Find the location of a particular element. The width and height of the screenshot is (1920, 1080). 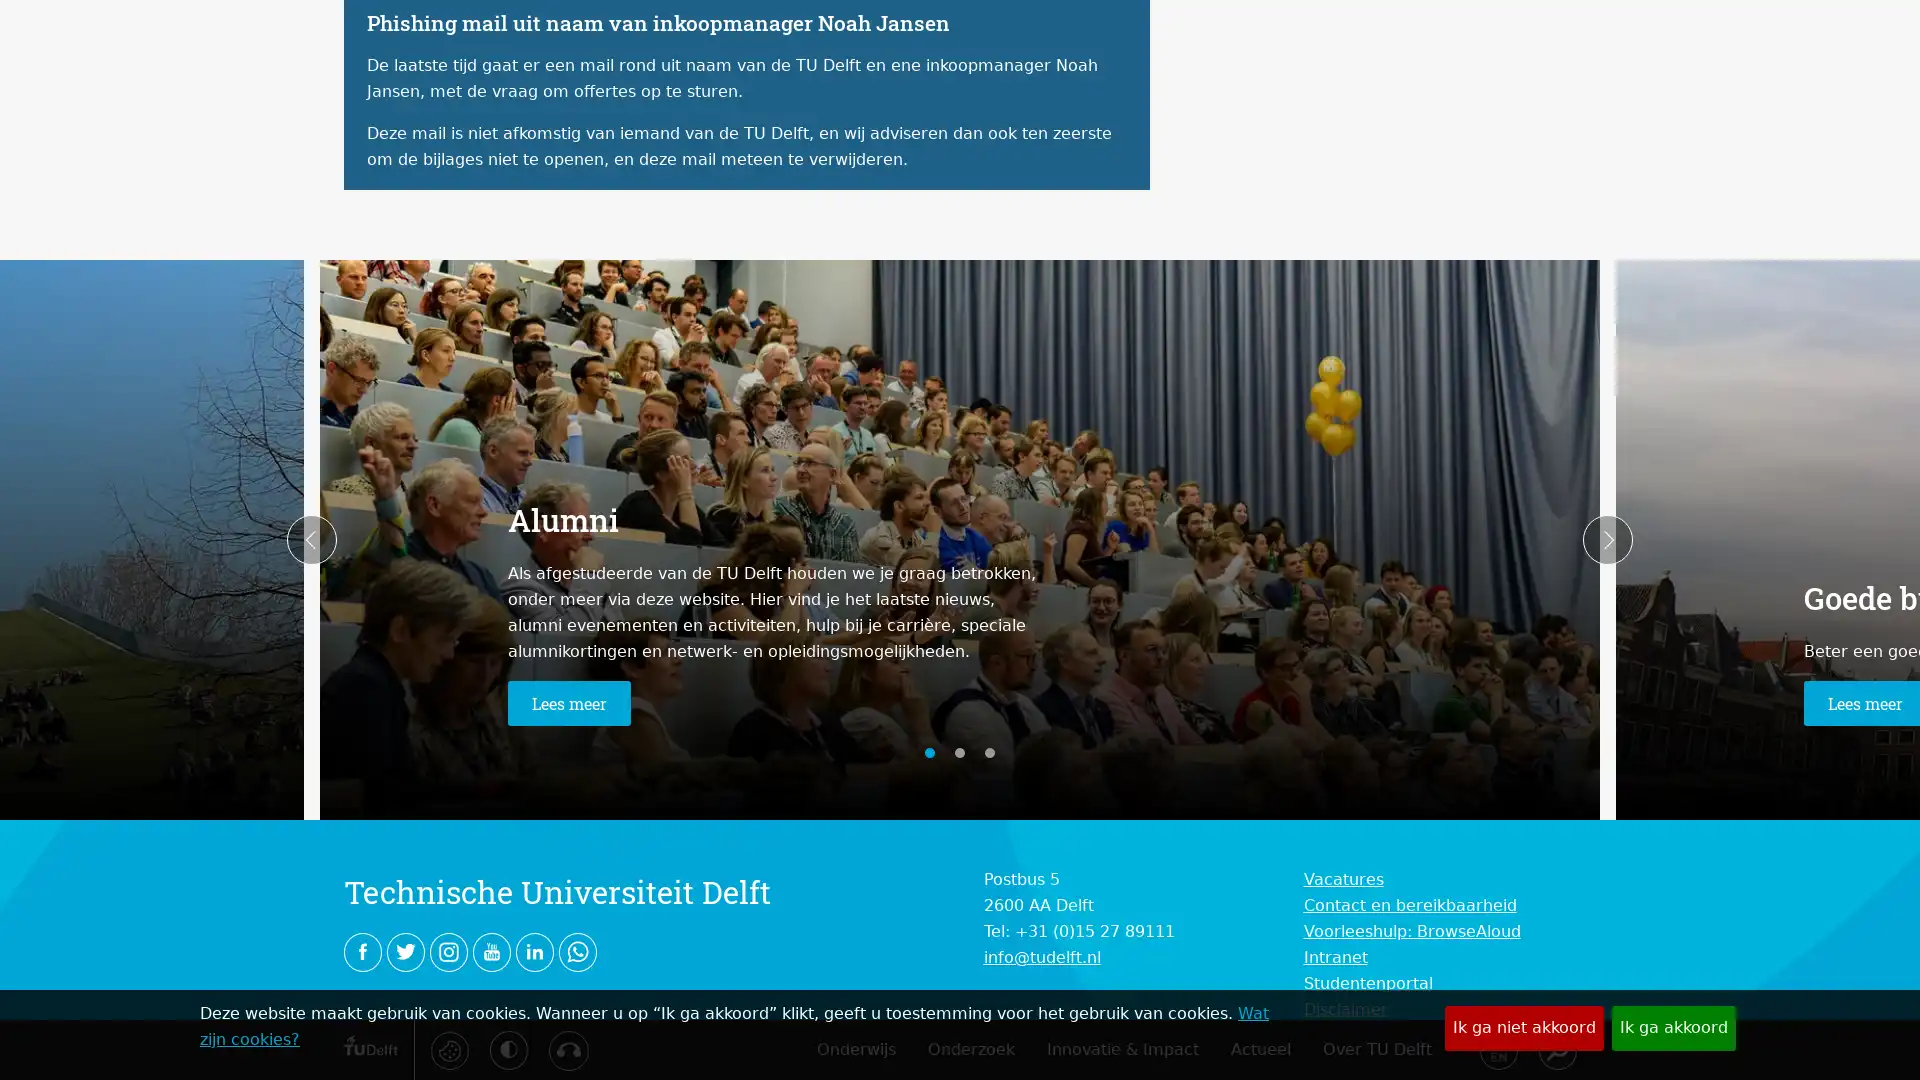

Luister met de ReachDeck-werkbalk is located at coordinates (566, 1049).